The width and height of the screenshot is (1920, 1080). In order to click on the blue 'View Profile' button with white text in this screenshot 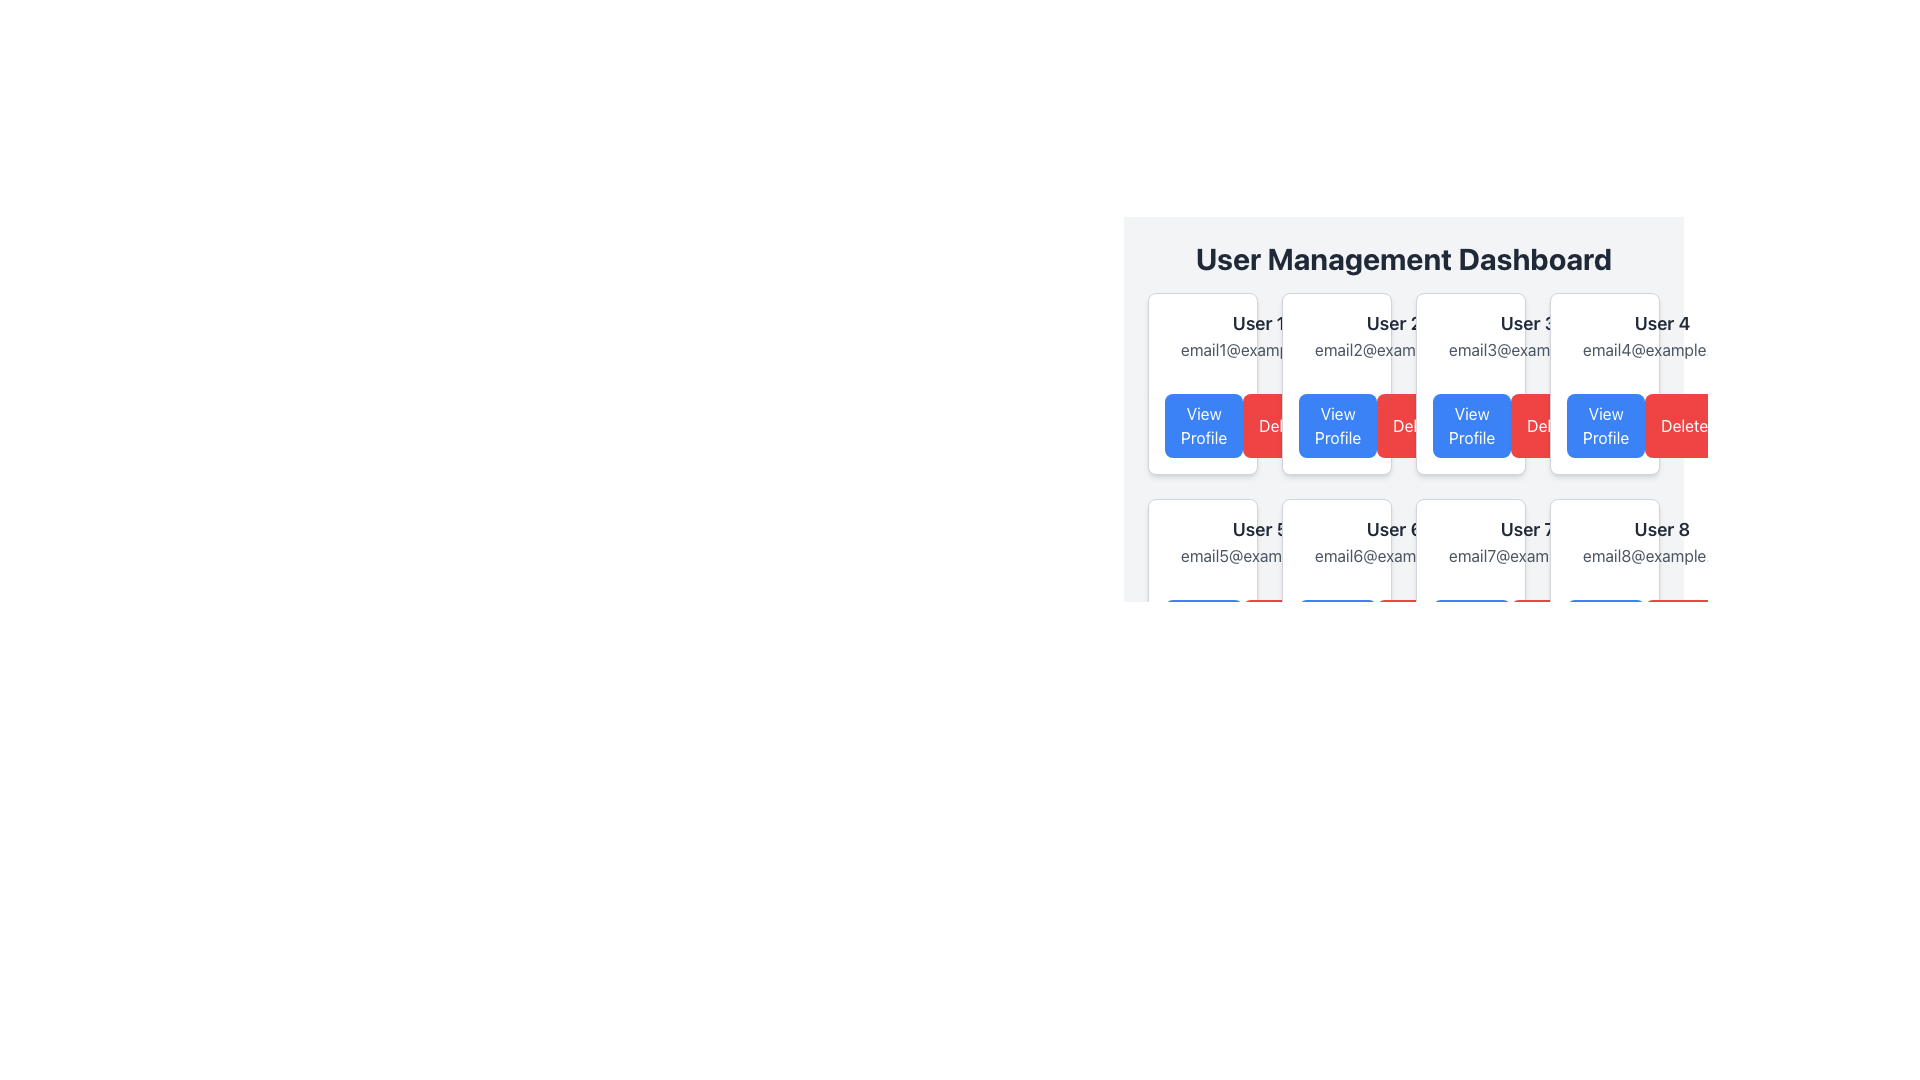, I will do `click(1606, 424)`.